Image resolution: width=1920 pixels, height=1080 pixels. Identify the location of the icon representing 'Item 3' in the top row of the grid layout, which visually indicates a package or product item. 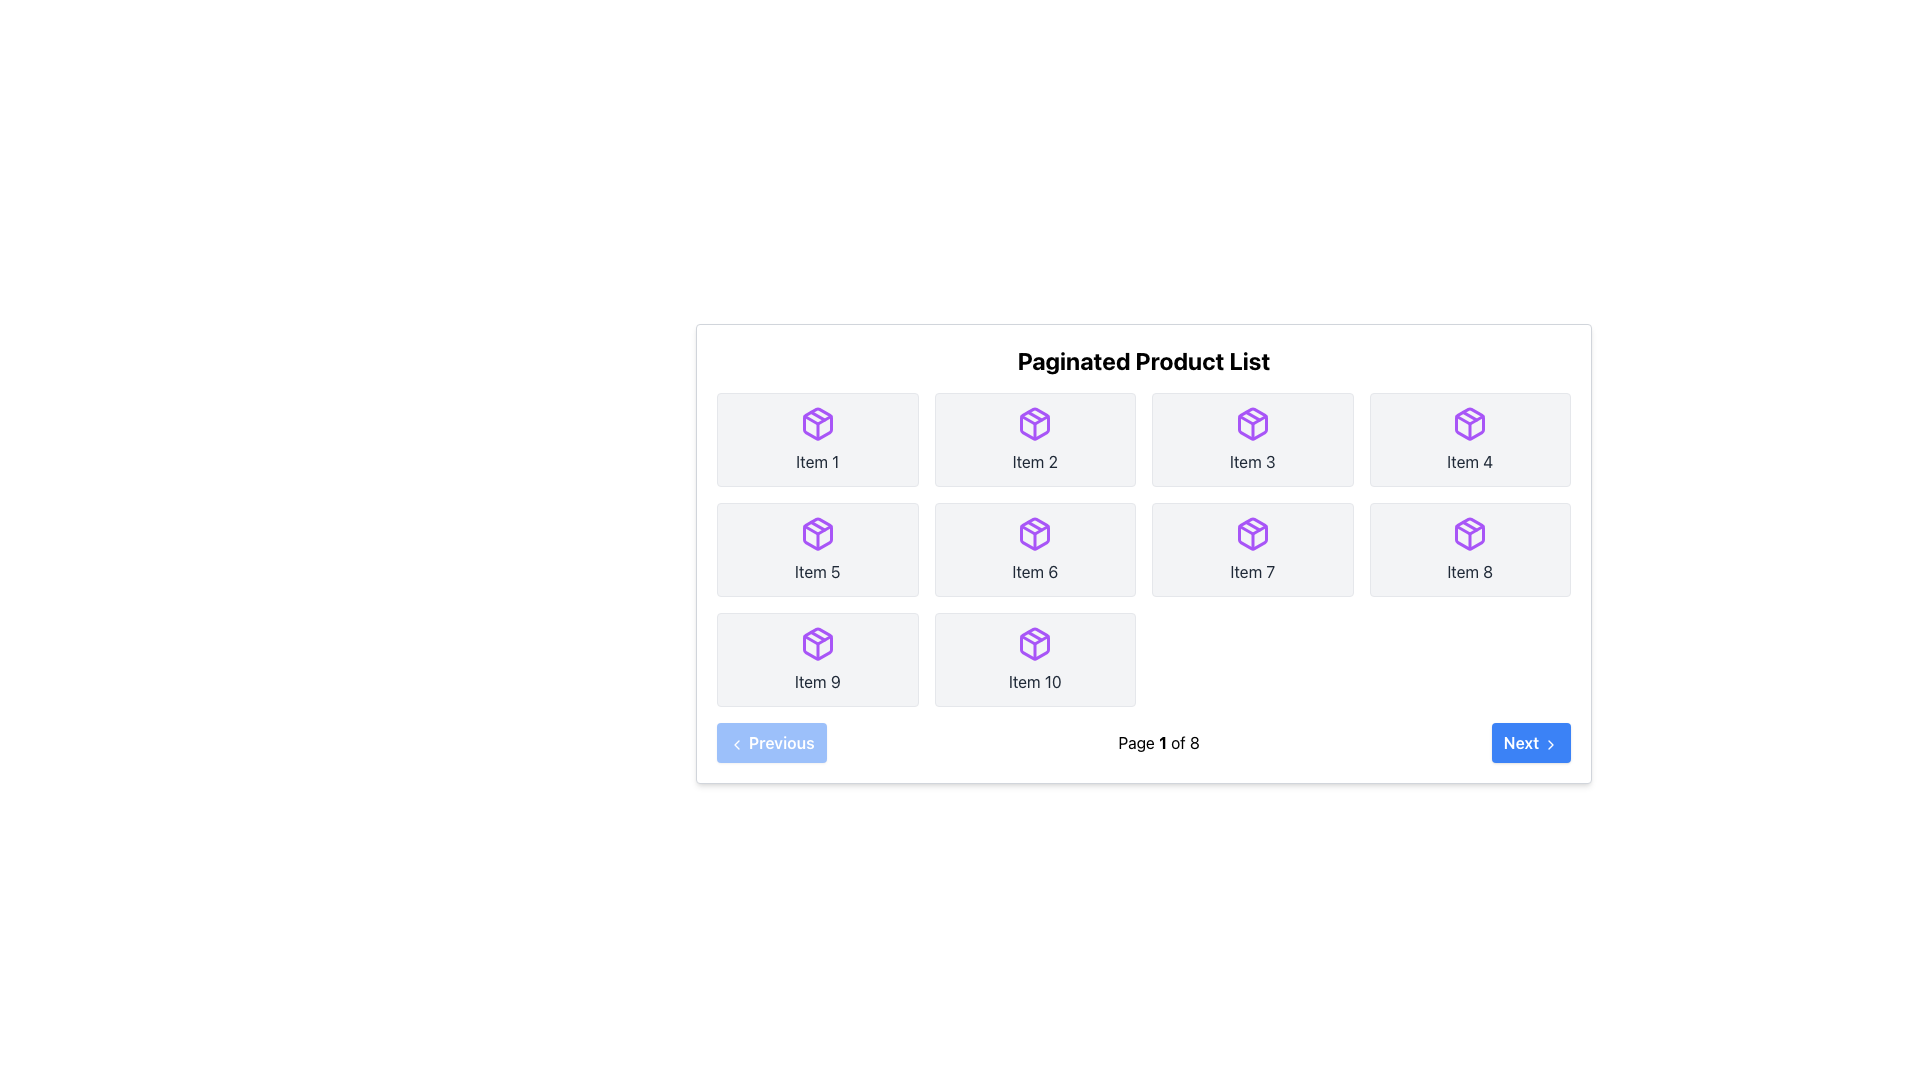
(1251, 423).